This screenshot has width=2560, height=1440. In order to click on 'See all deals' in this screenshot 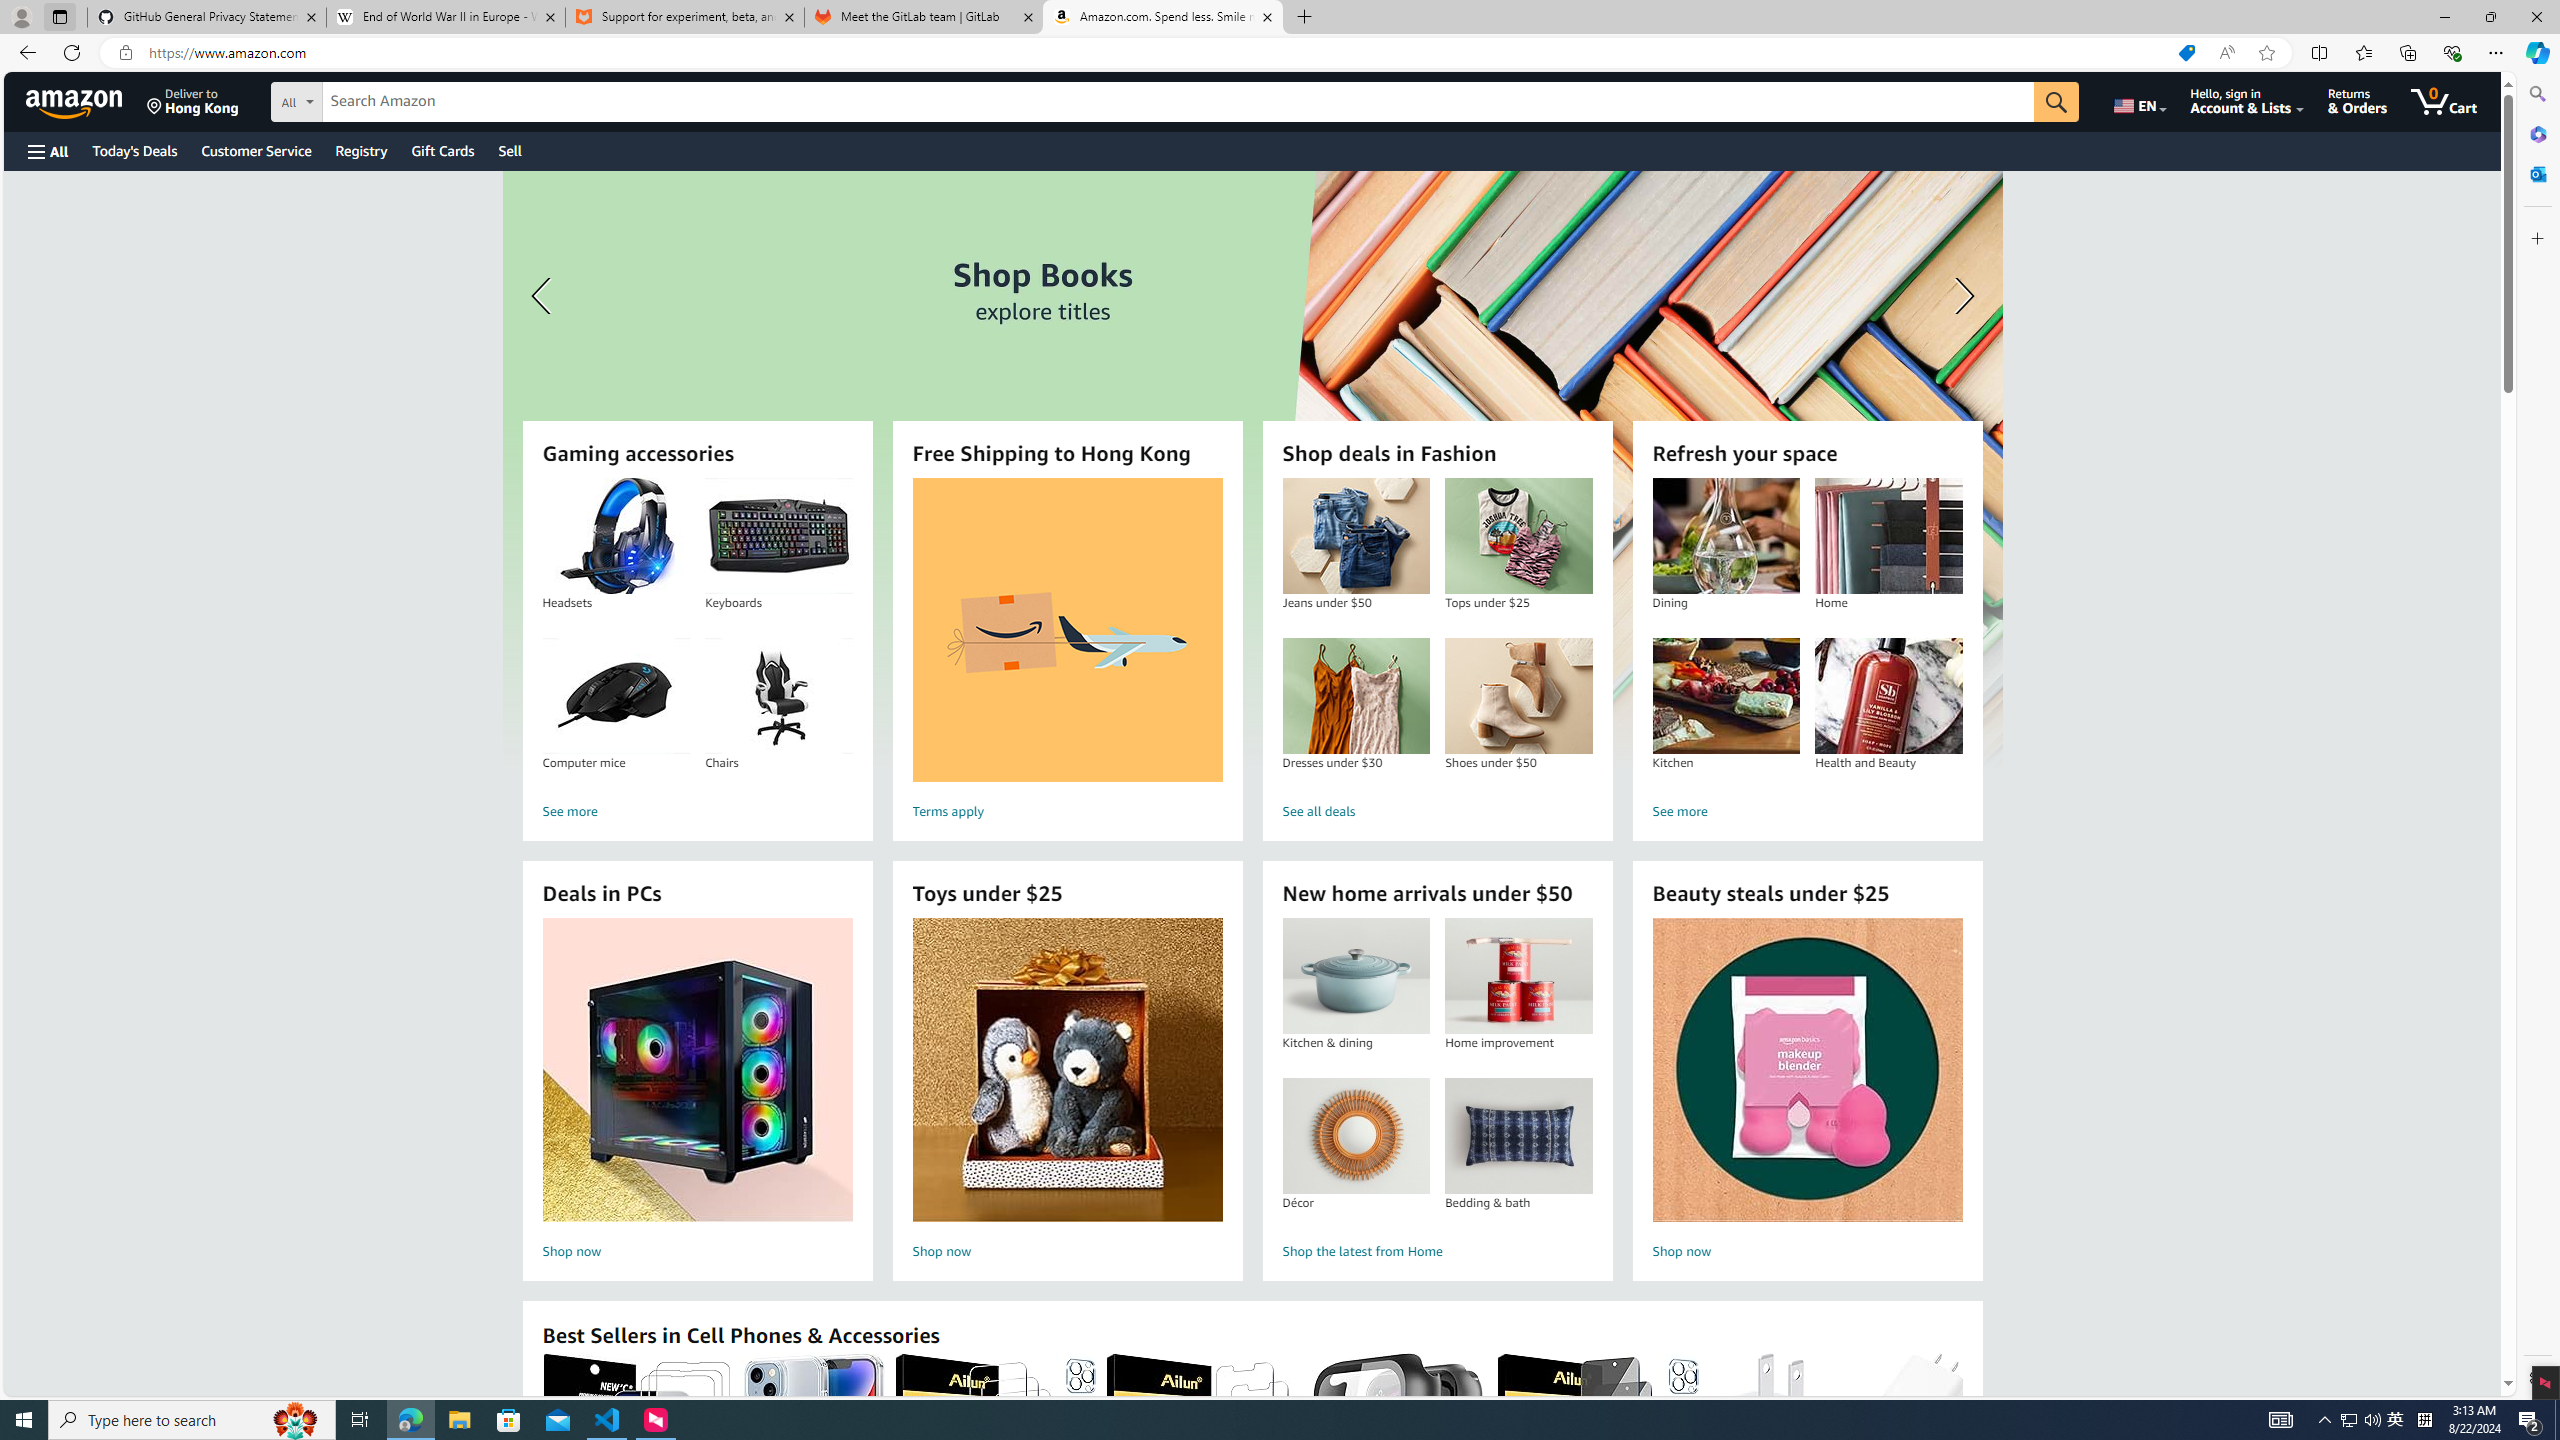, I will do `click(1436, 811)`.